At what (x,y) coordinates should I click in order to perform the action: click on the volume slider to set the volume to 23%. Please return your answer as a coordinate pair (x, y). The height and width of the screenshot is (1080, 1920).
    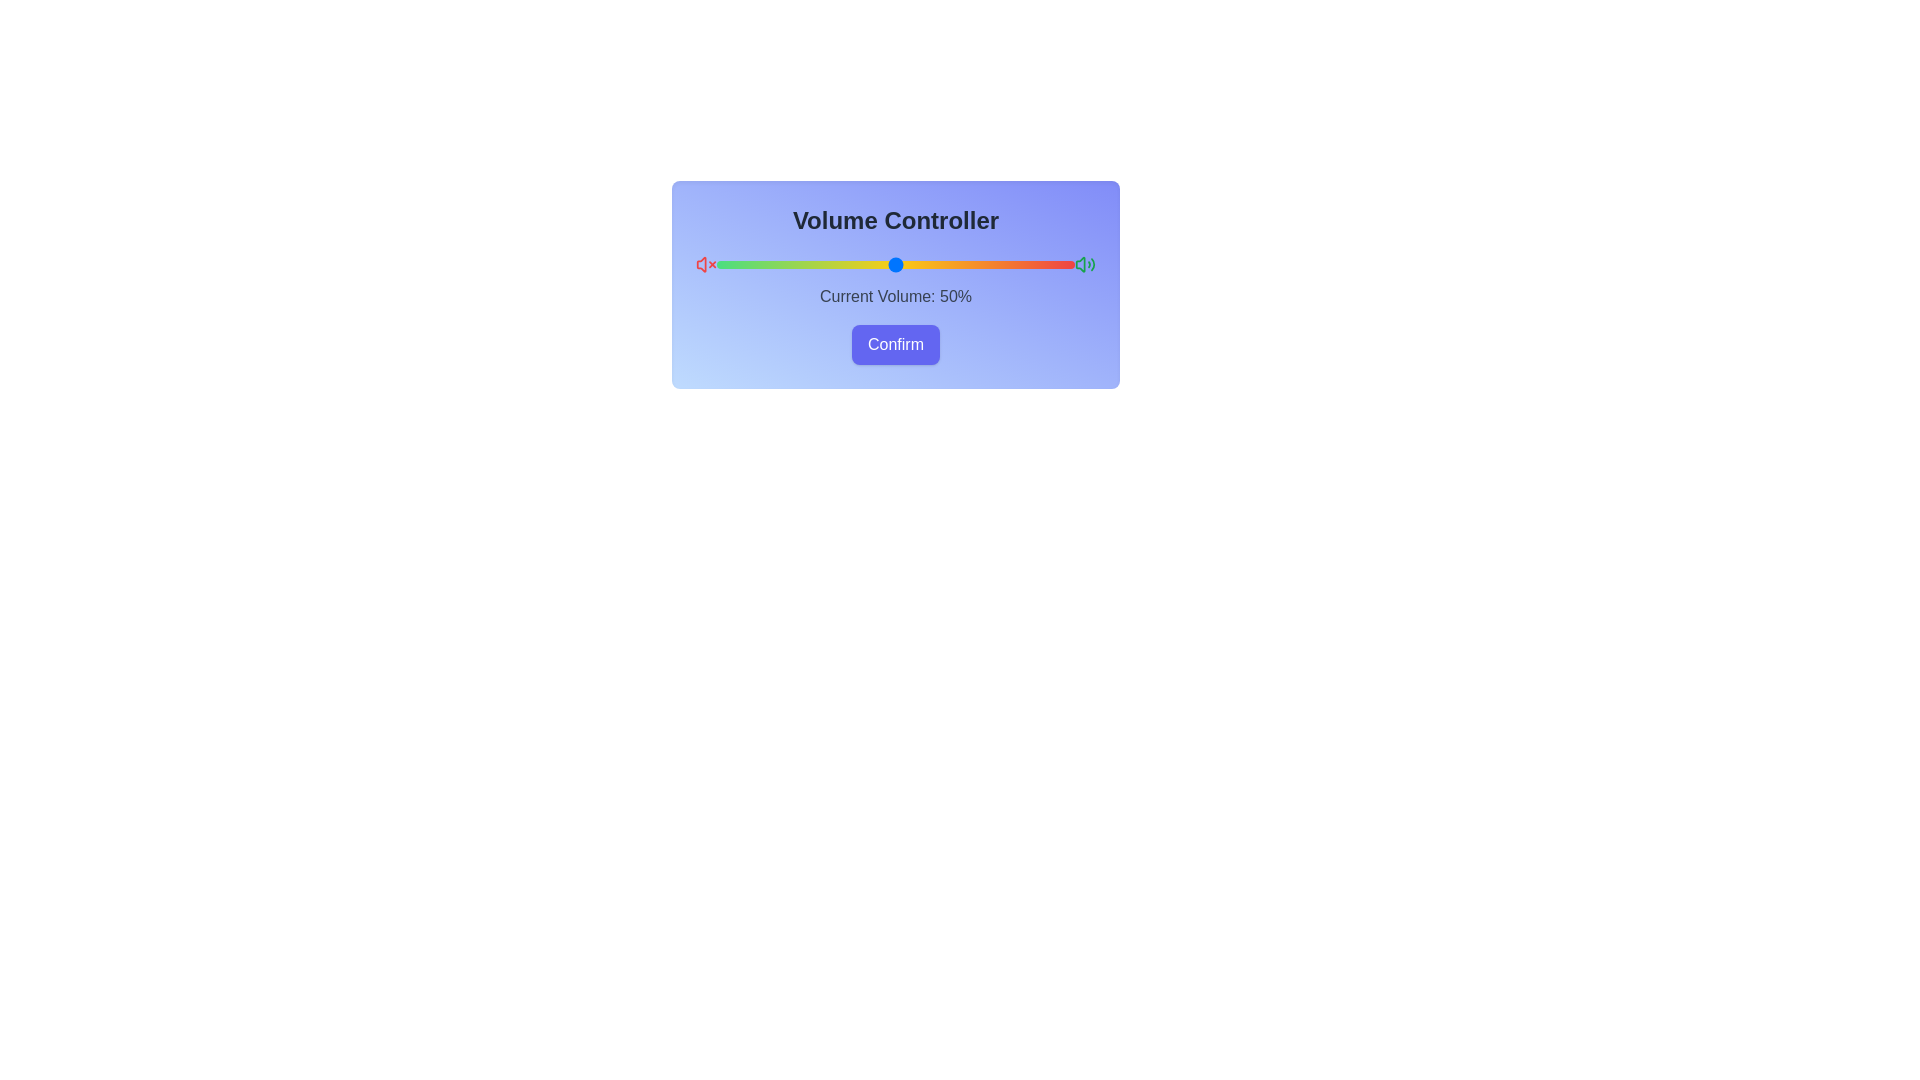
    Looking at the image, I should click on (798, 264).